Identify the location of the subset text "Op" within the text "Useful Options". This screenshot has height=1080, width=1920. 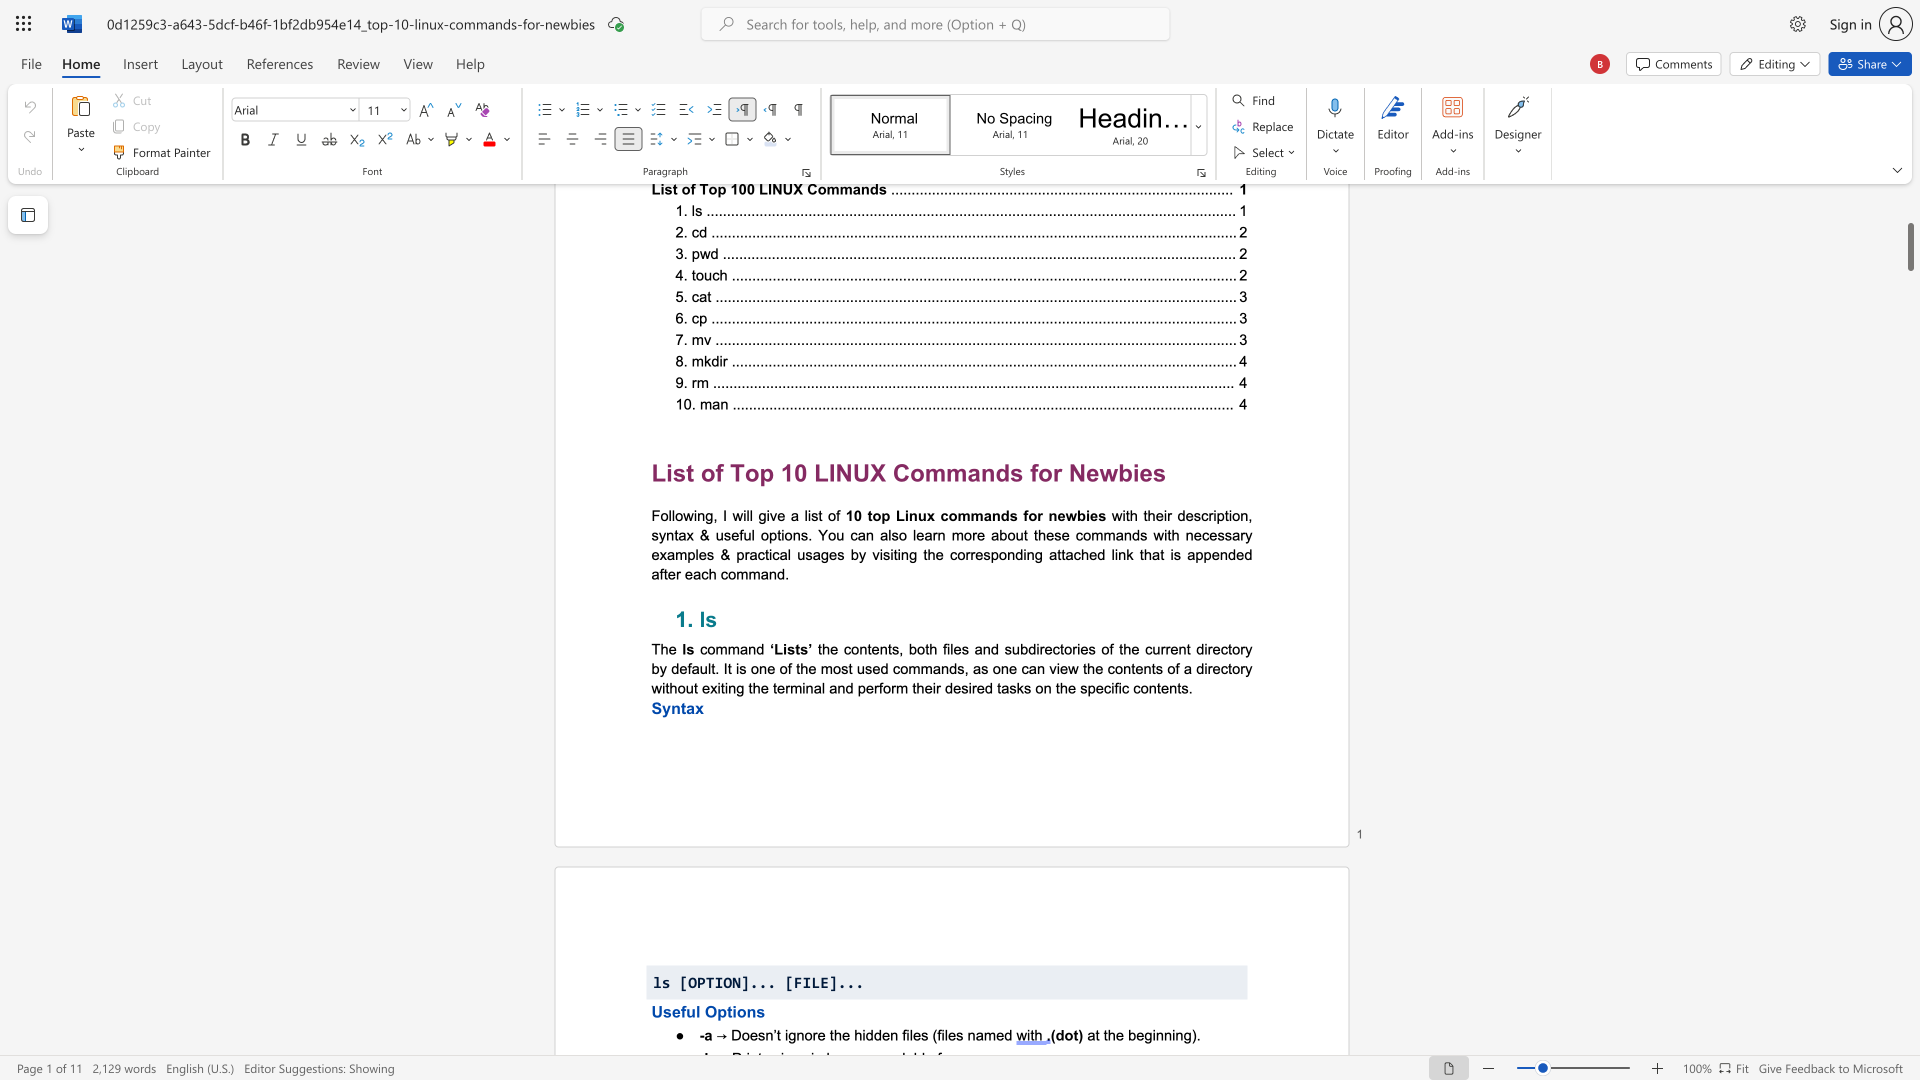
(704, 1011).